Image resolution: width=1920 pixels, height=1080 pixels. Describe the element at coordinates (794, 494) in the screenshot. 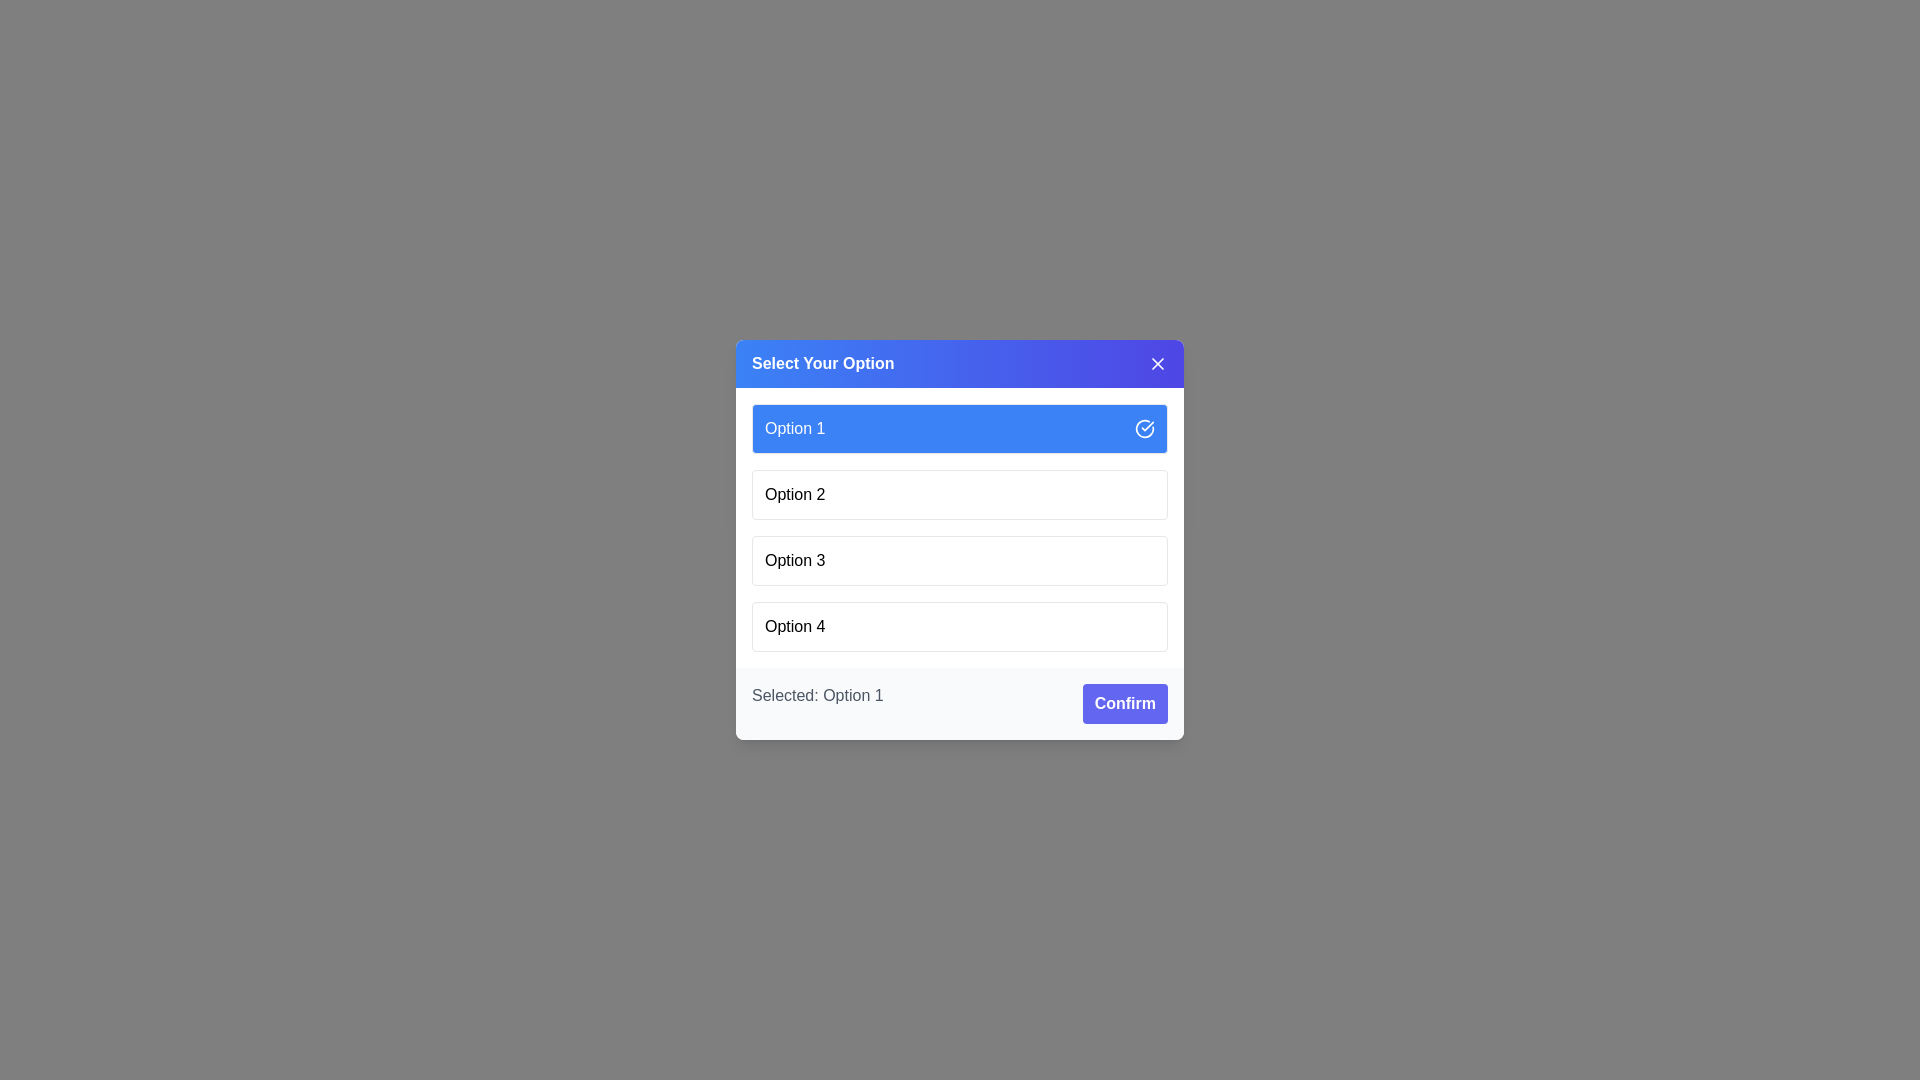

I see `the text label that displays the name of the second selectable option in the menu, located between 'Option 1' and 'Option 3'` at that location.